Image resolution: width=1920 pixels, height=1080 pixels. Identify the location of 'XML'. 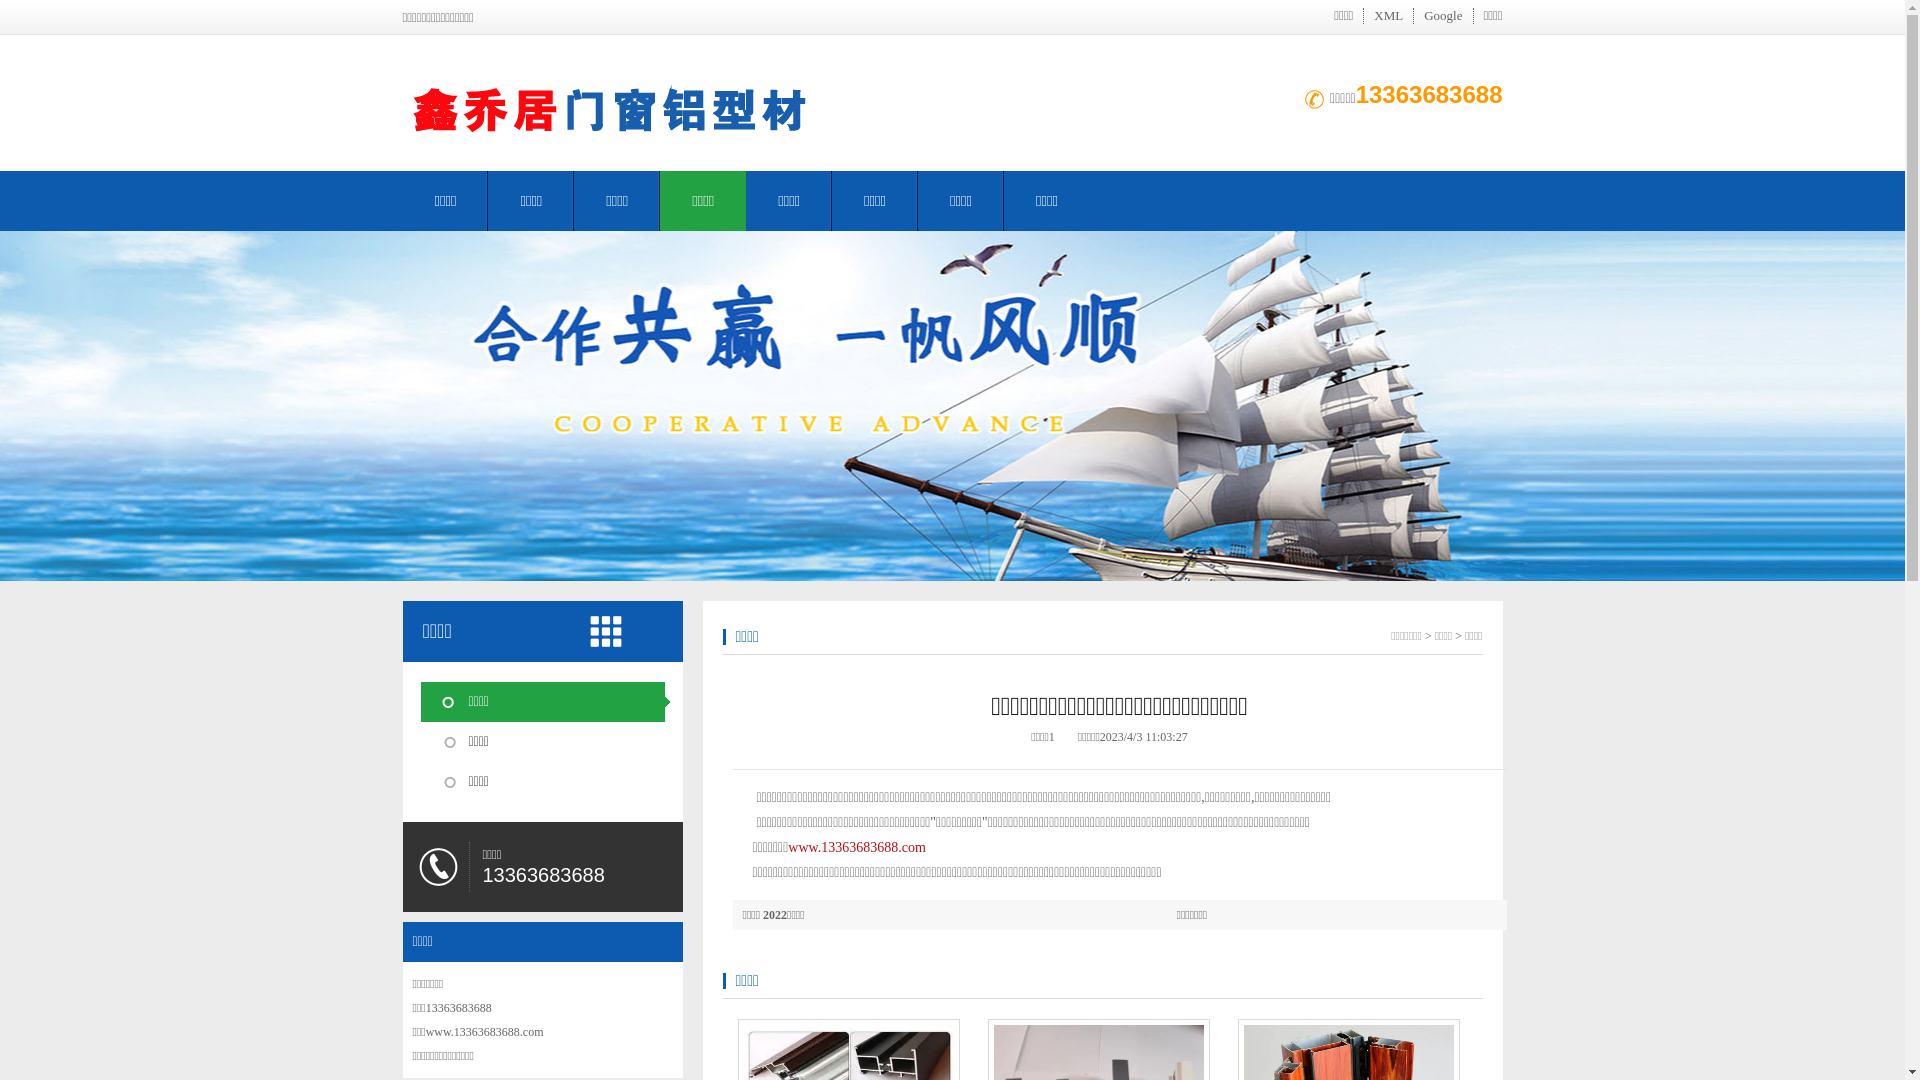
(1387, 15).